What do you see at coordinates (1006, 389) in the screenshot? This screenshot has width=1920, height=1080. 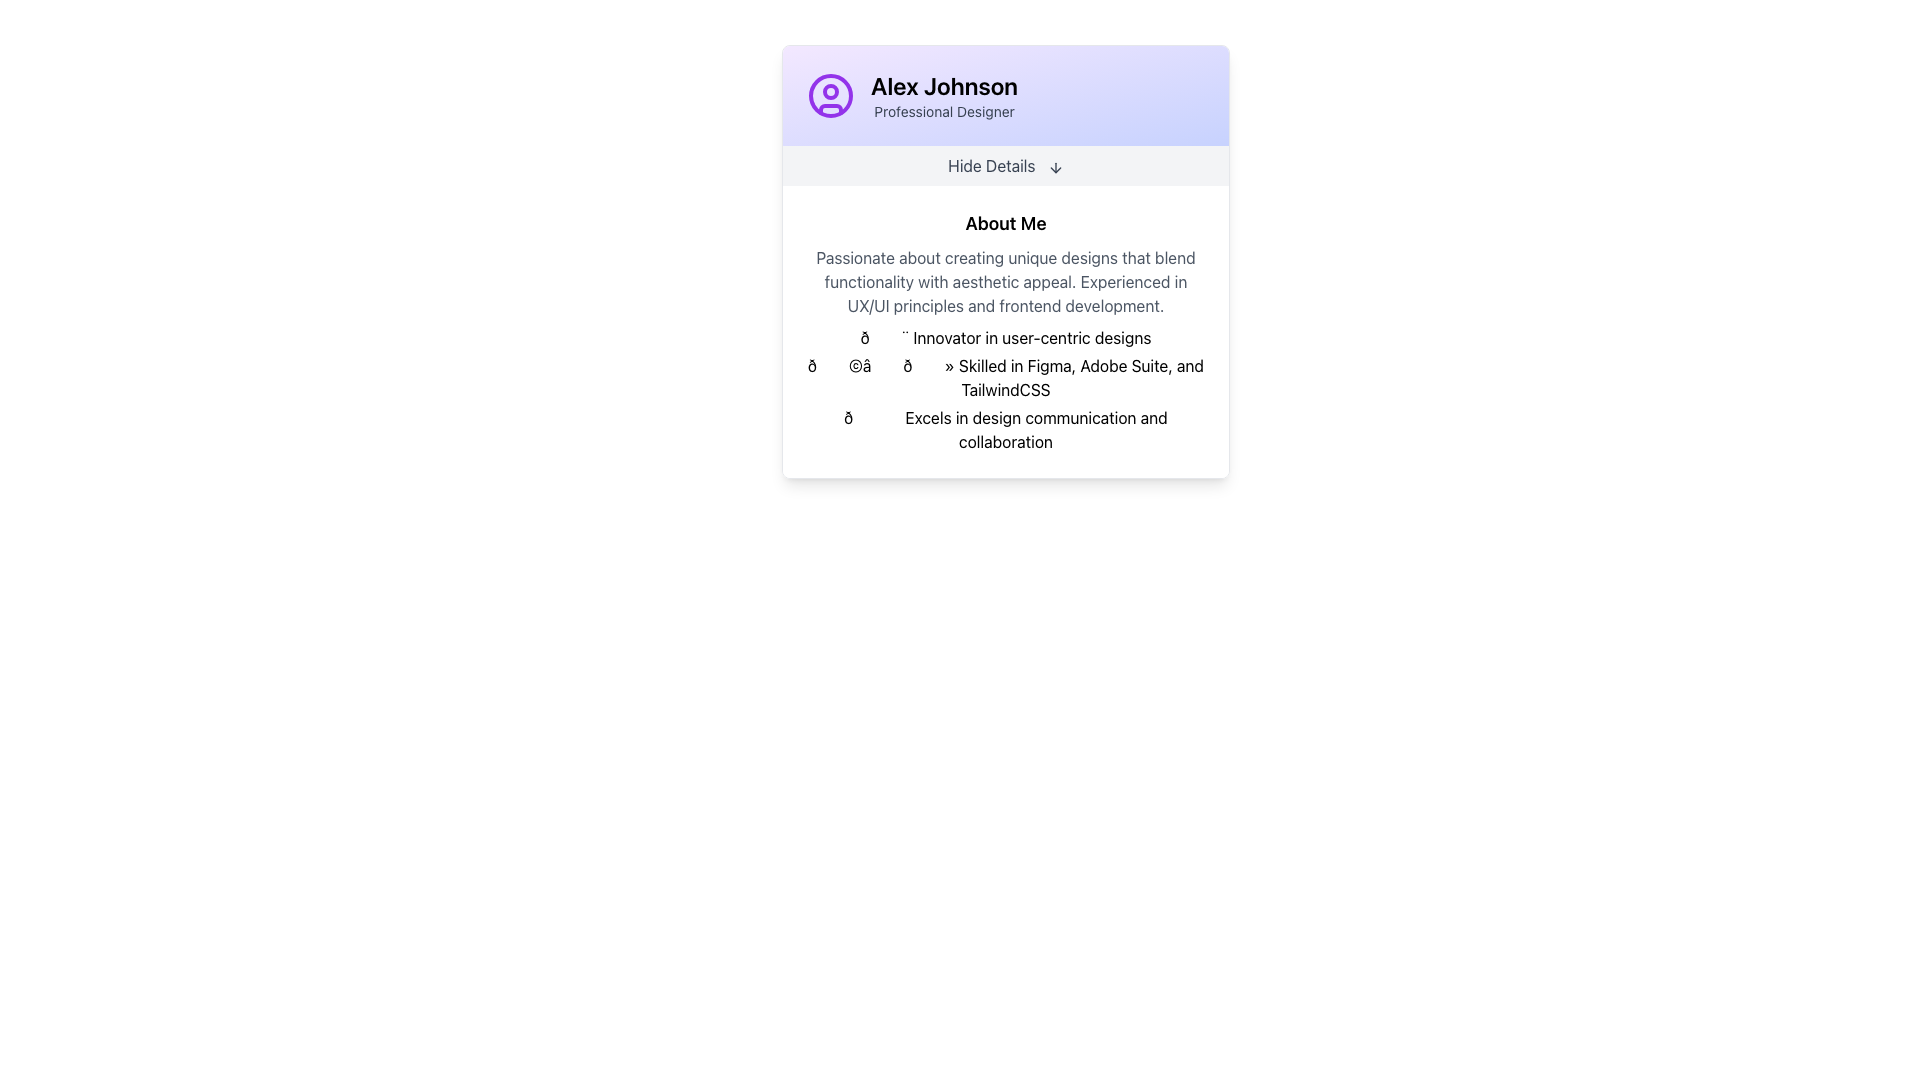 I see `detailed list of key skills, achievements, and proficiencies displayed in the Text display (list format) located in the 'About Me' section of the professional profile card` at bounding box center [1006, 389].